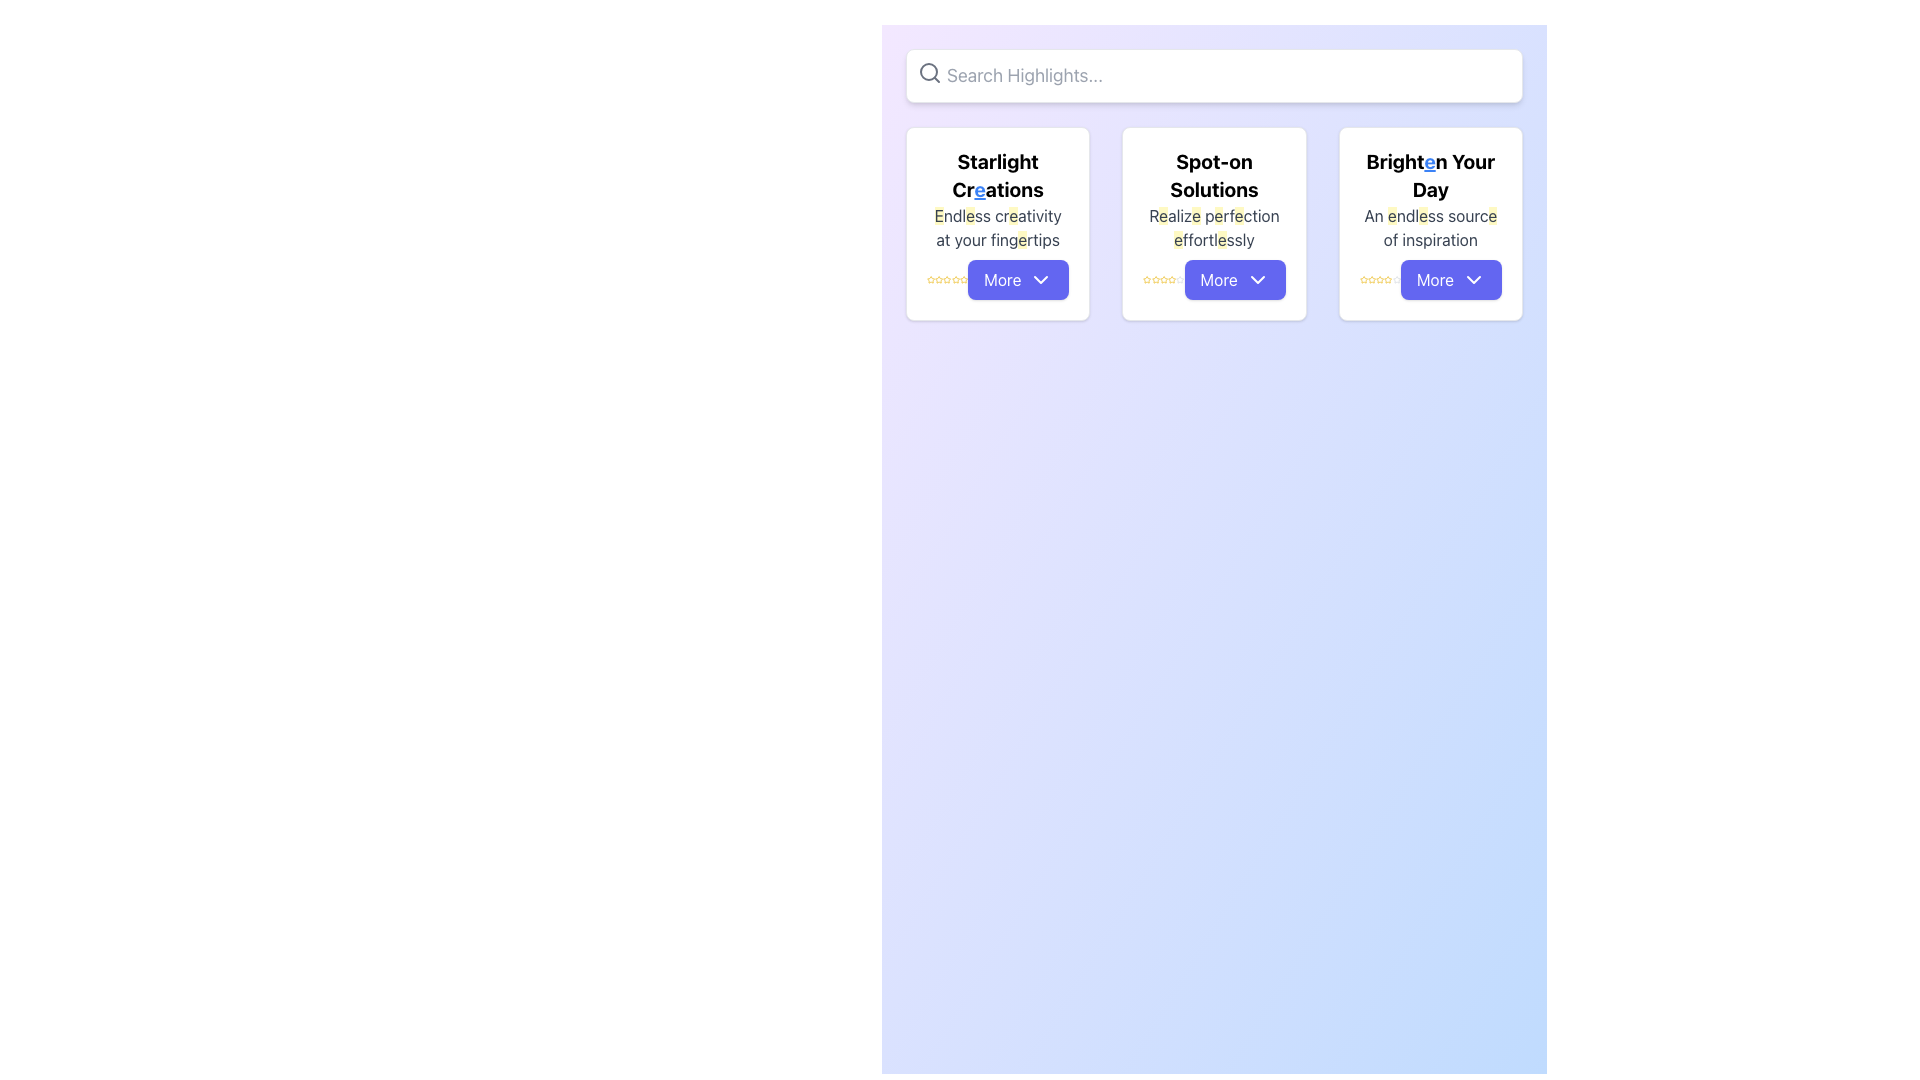 Image resolution: width=1920 pixels, height=1080 pixels. Describe the element at coordinates (1429, 238) in the screenshot. I see `the text label that contains 'of inspiration' in gray color, located in the third card below the title 'Brighten Your Day'` at that location.